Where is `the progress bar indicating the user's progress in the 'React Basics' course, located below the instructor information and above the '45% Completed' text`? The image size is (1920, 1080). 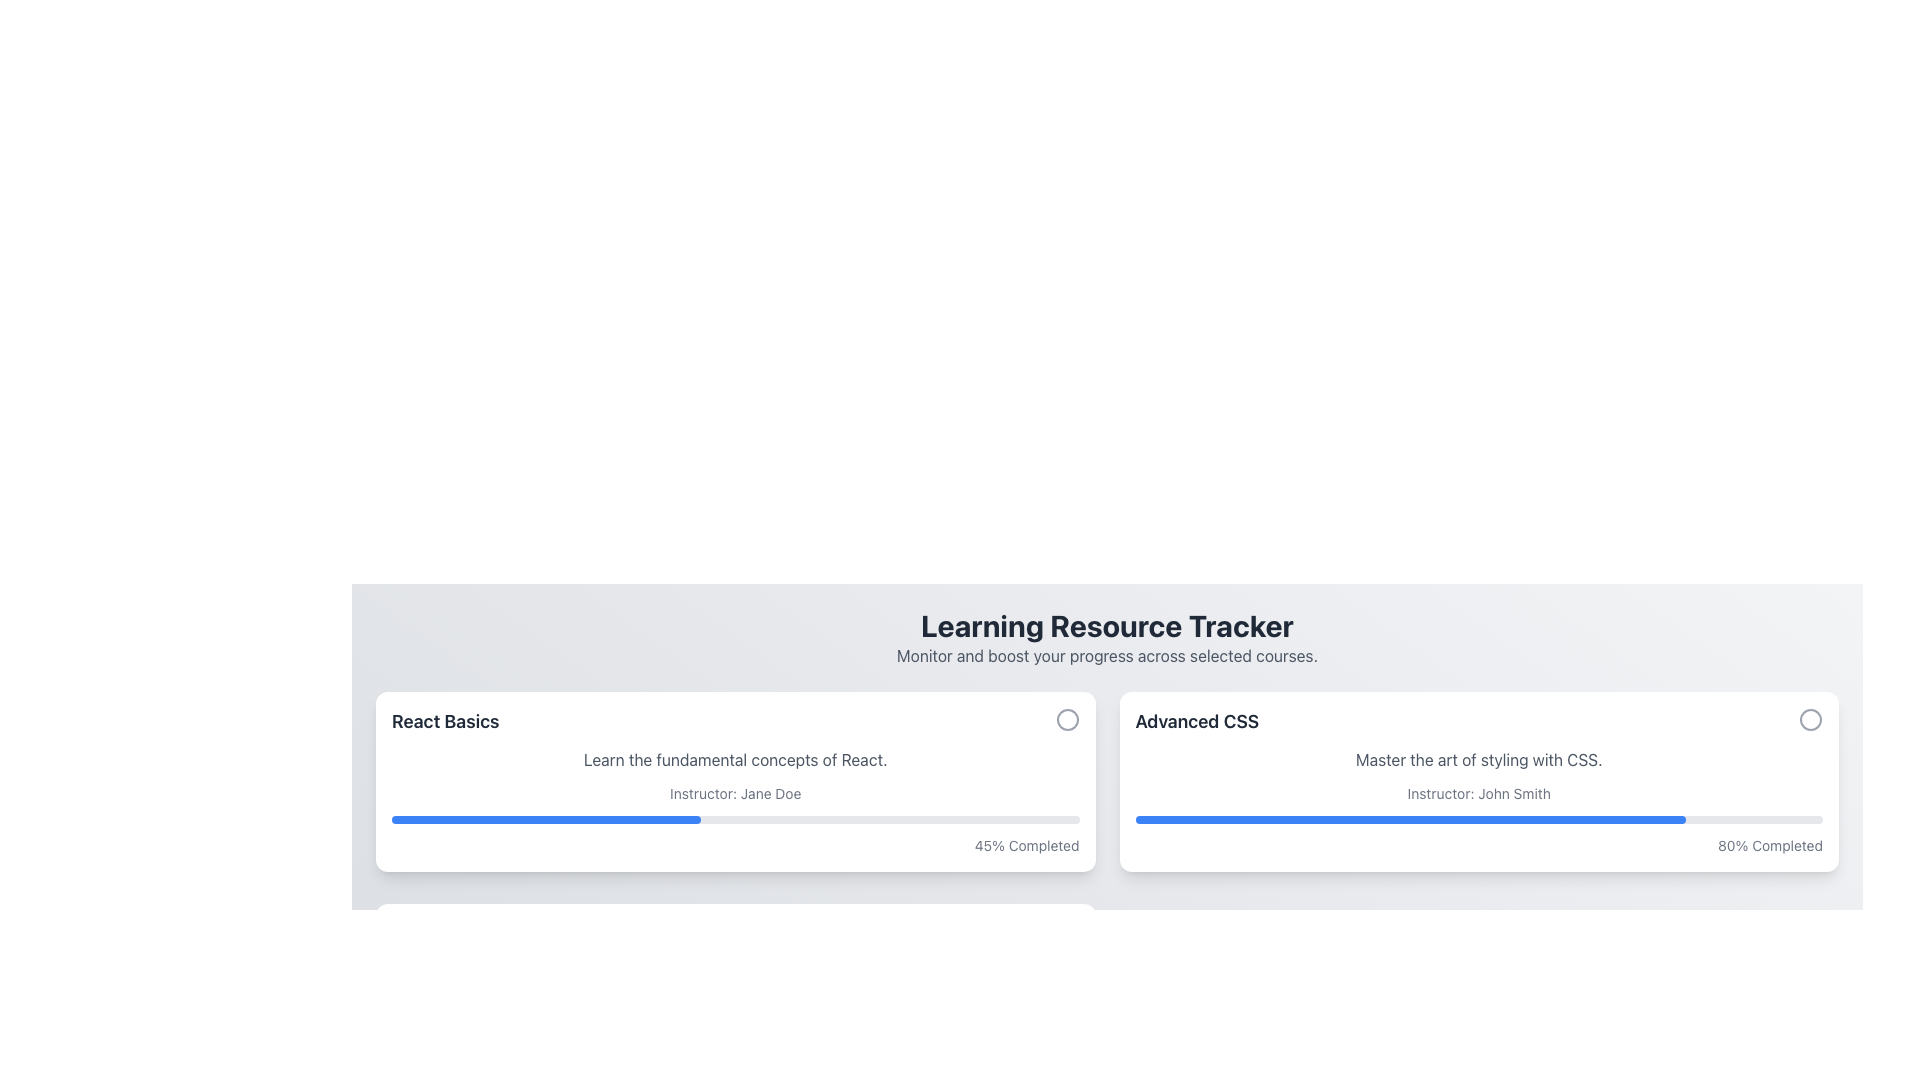 the progress bar indicating the user's progress in the 'React Basics' course, located below the instructor information and above the '45% Completed' text is located at coordinates (734, 820).